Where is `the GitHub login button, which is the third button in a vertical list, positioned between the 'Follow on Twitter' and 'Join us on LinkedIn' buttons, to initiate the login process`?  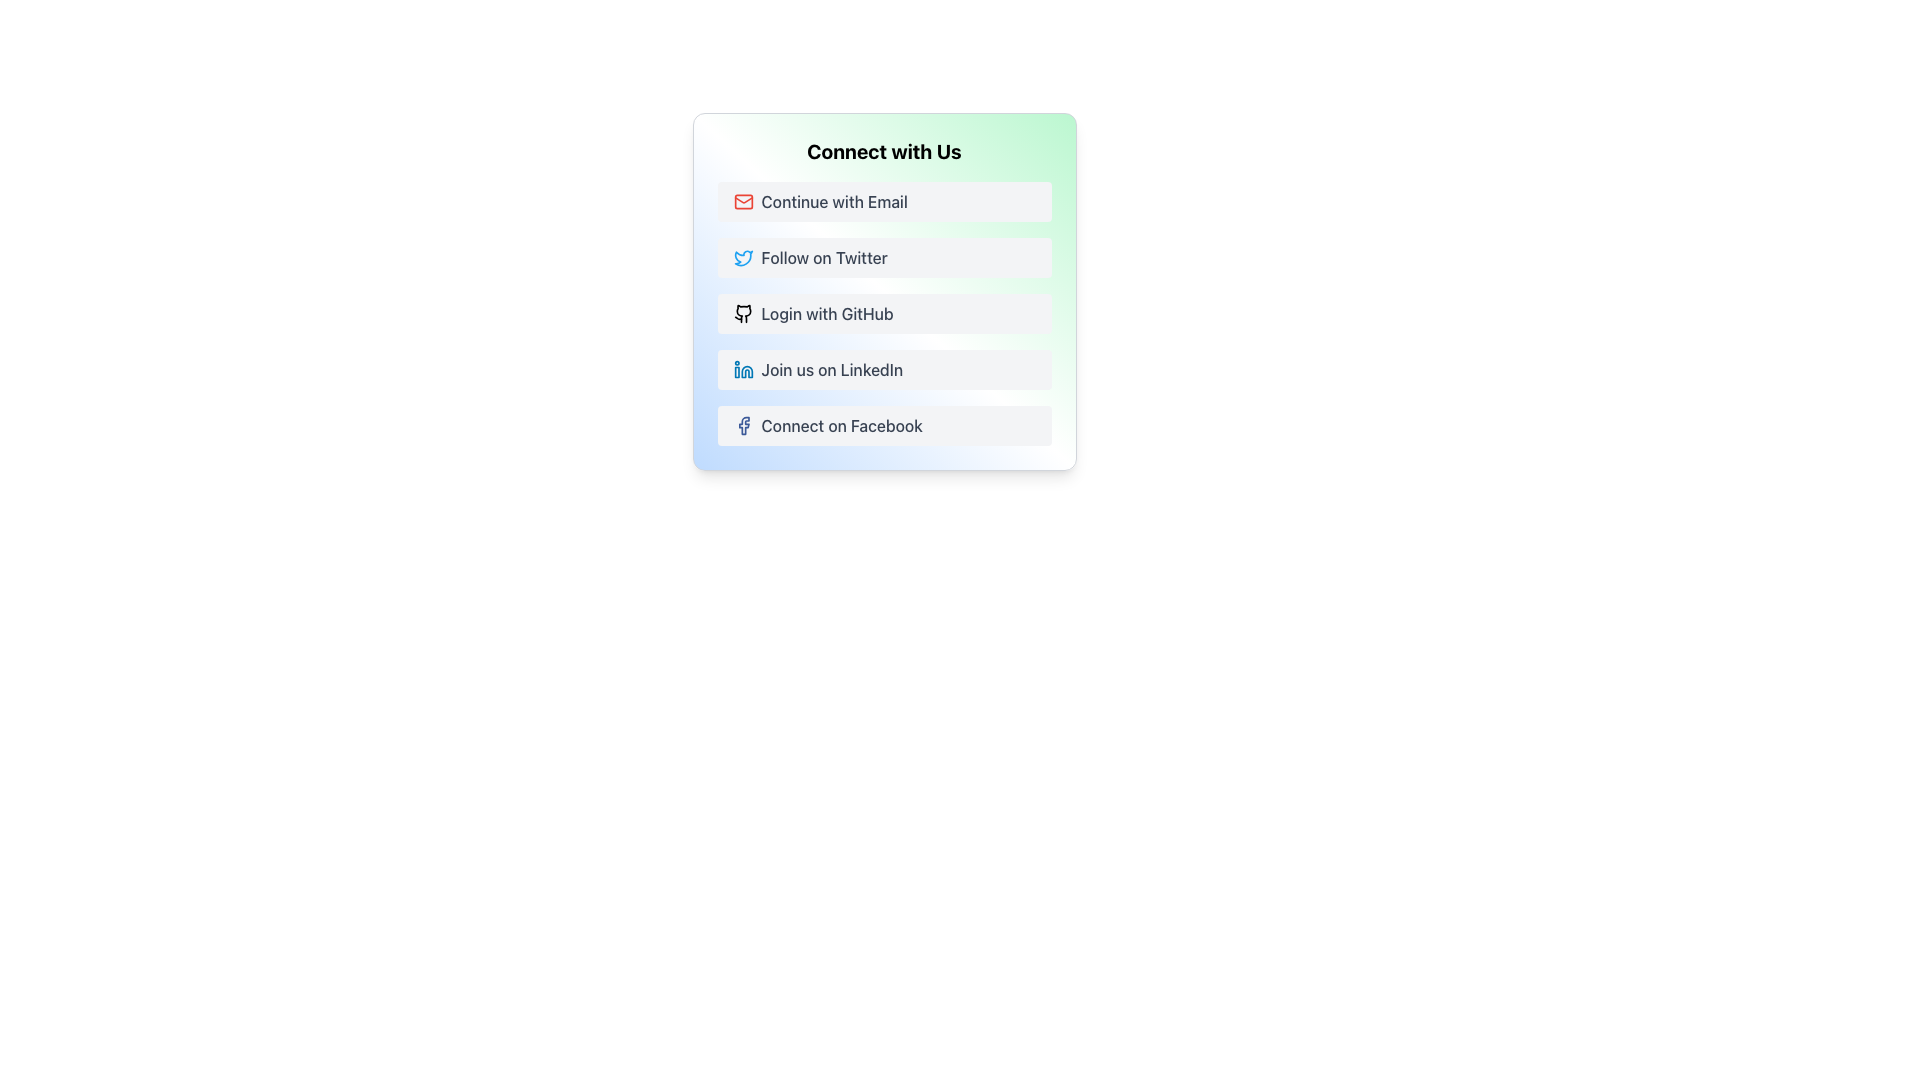
the GitHub login button, which is the third button in a vertical list, positioned between the 'Follow on Twitter' and 'Join us on LinkedIn' buttons, to initiate the login process is located at coordinates (883, 313).